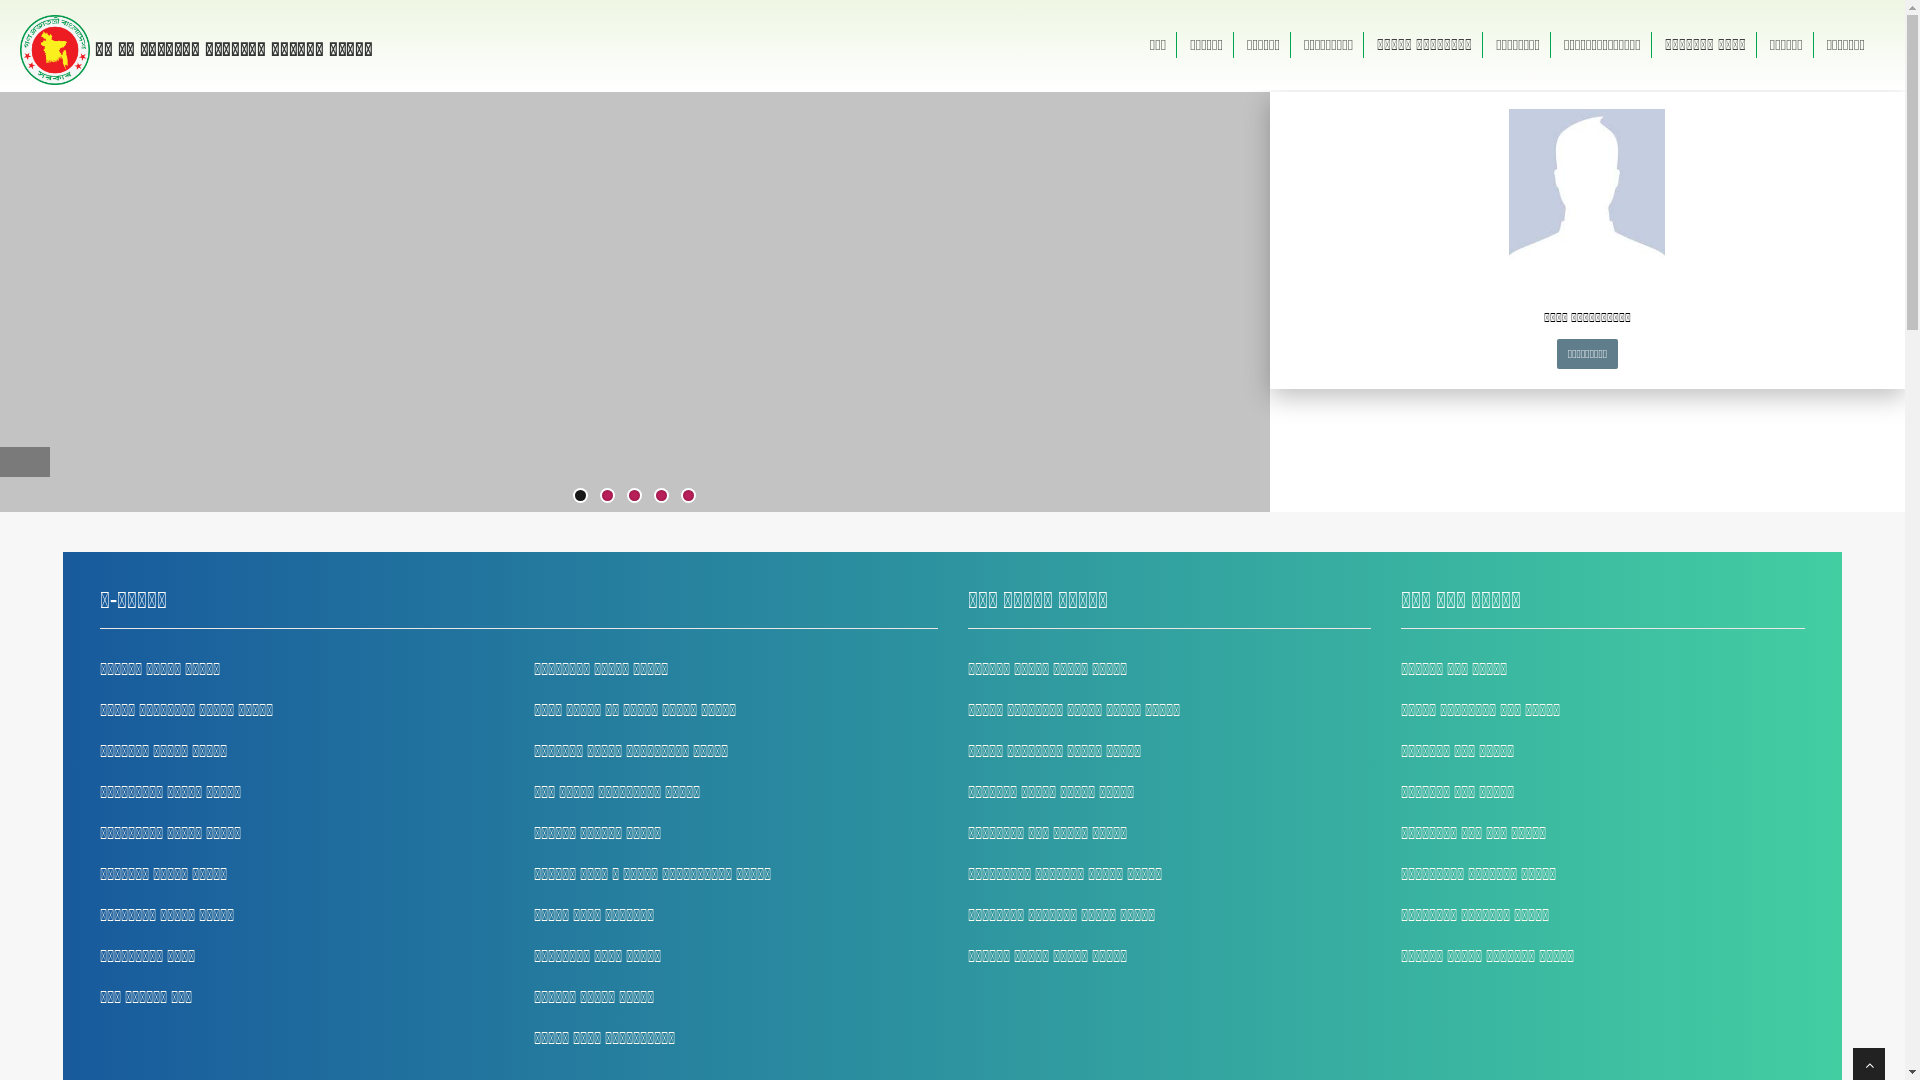 This screenshot has width=1920, height=1080. I want to click on '3', so click(633, 495).